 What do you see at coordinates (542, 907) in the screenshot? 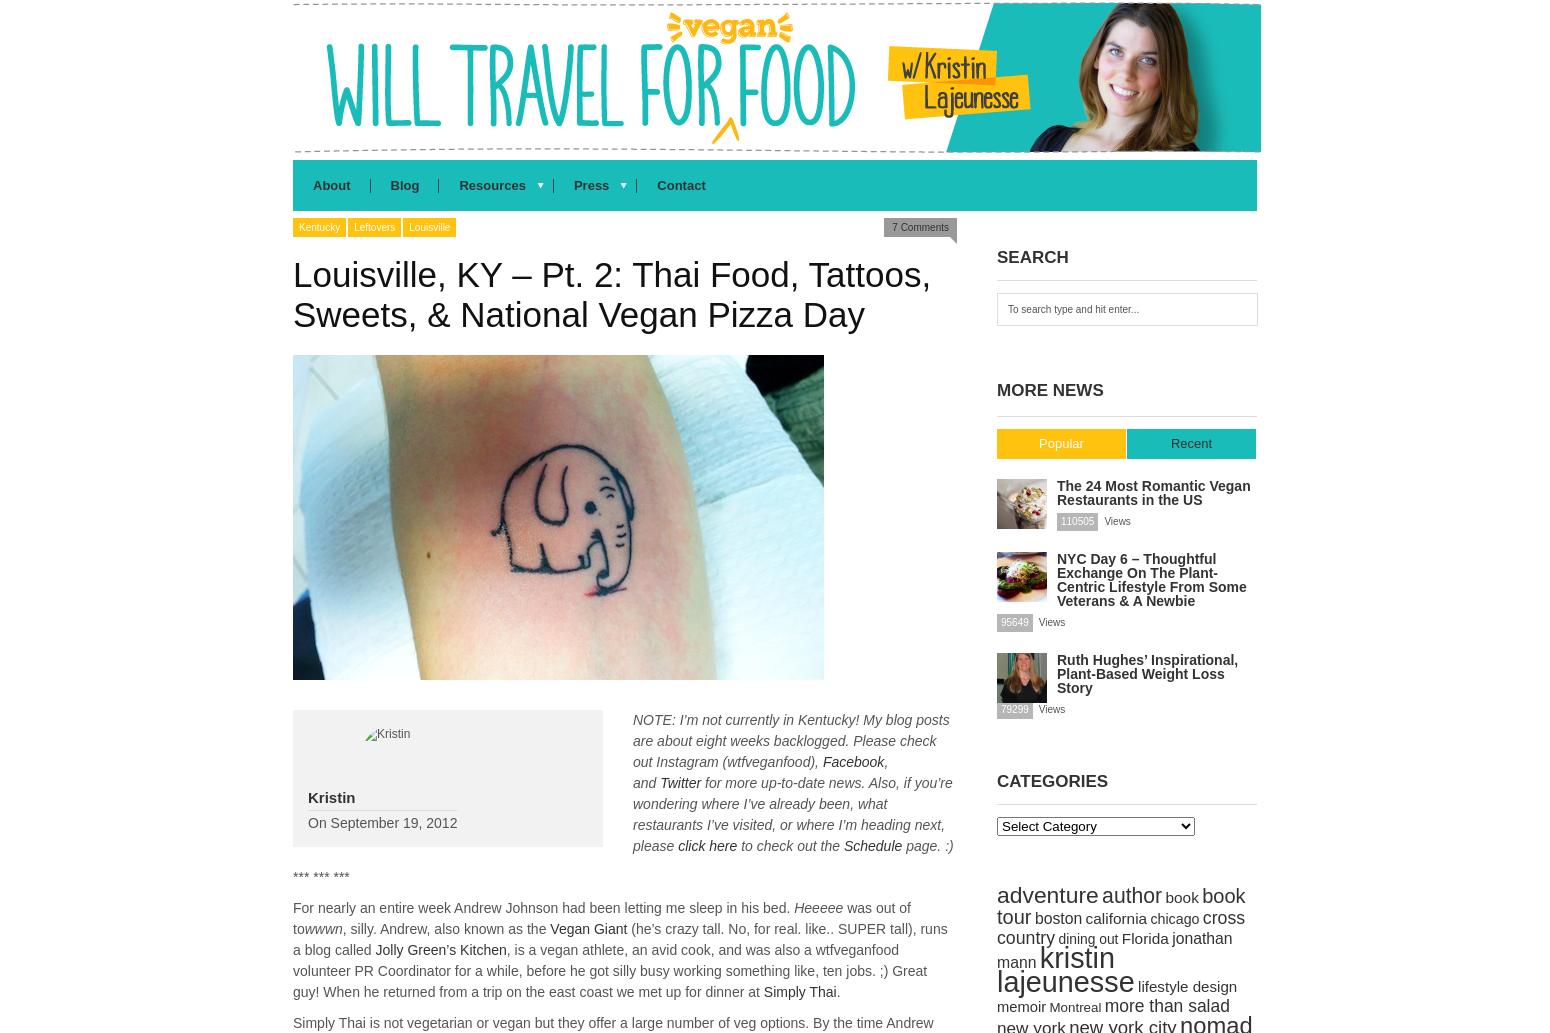
I see `'For nearly an entire week Andrew Johnson had been letting me sleep in his bed.'` at bounding box center [542, 907].